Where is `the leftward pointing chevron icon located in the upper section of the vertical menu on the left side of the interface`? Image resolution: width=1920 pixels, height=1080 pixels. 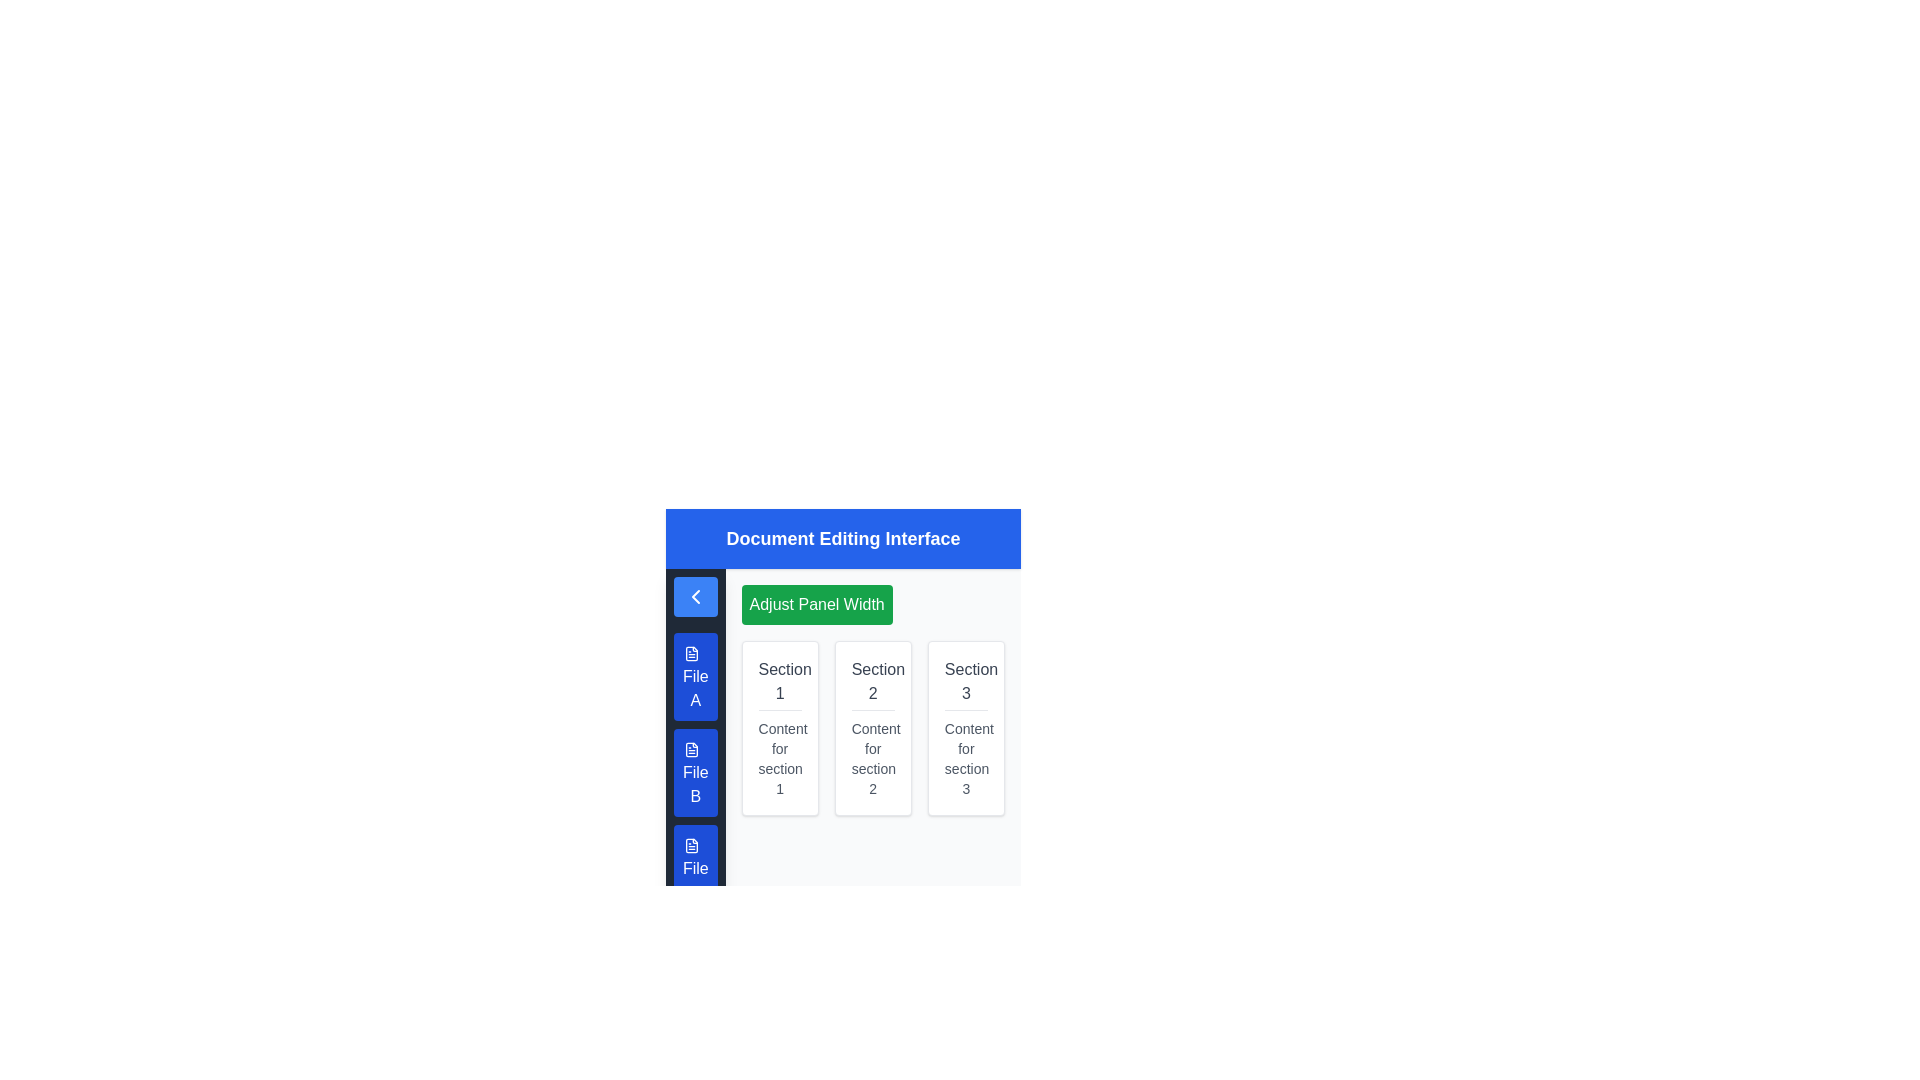
the leftward pointing chevron icon located in the upper section of the vertical menu on the left side of the interface is located at coordinates (695, 596).